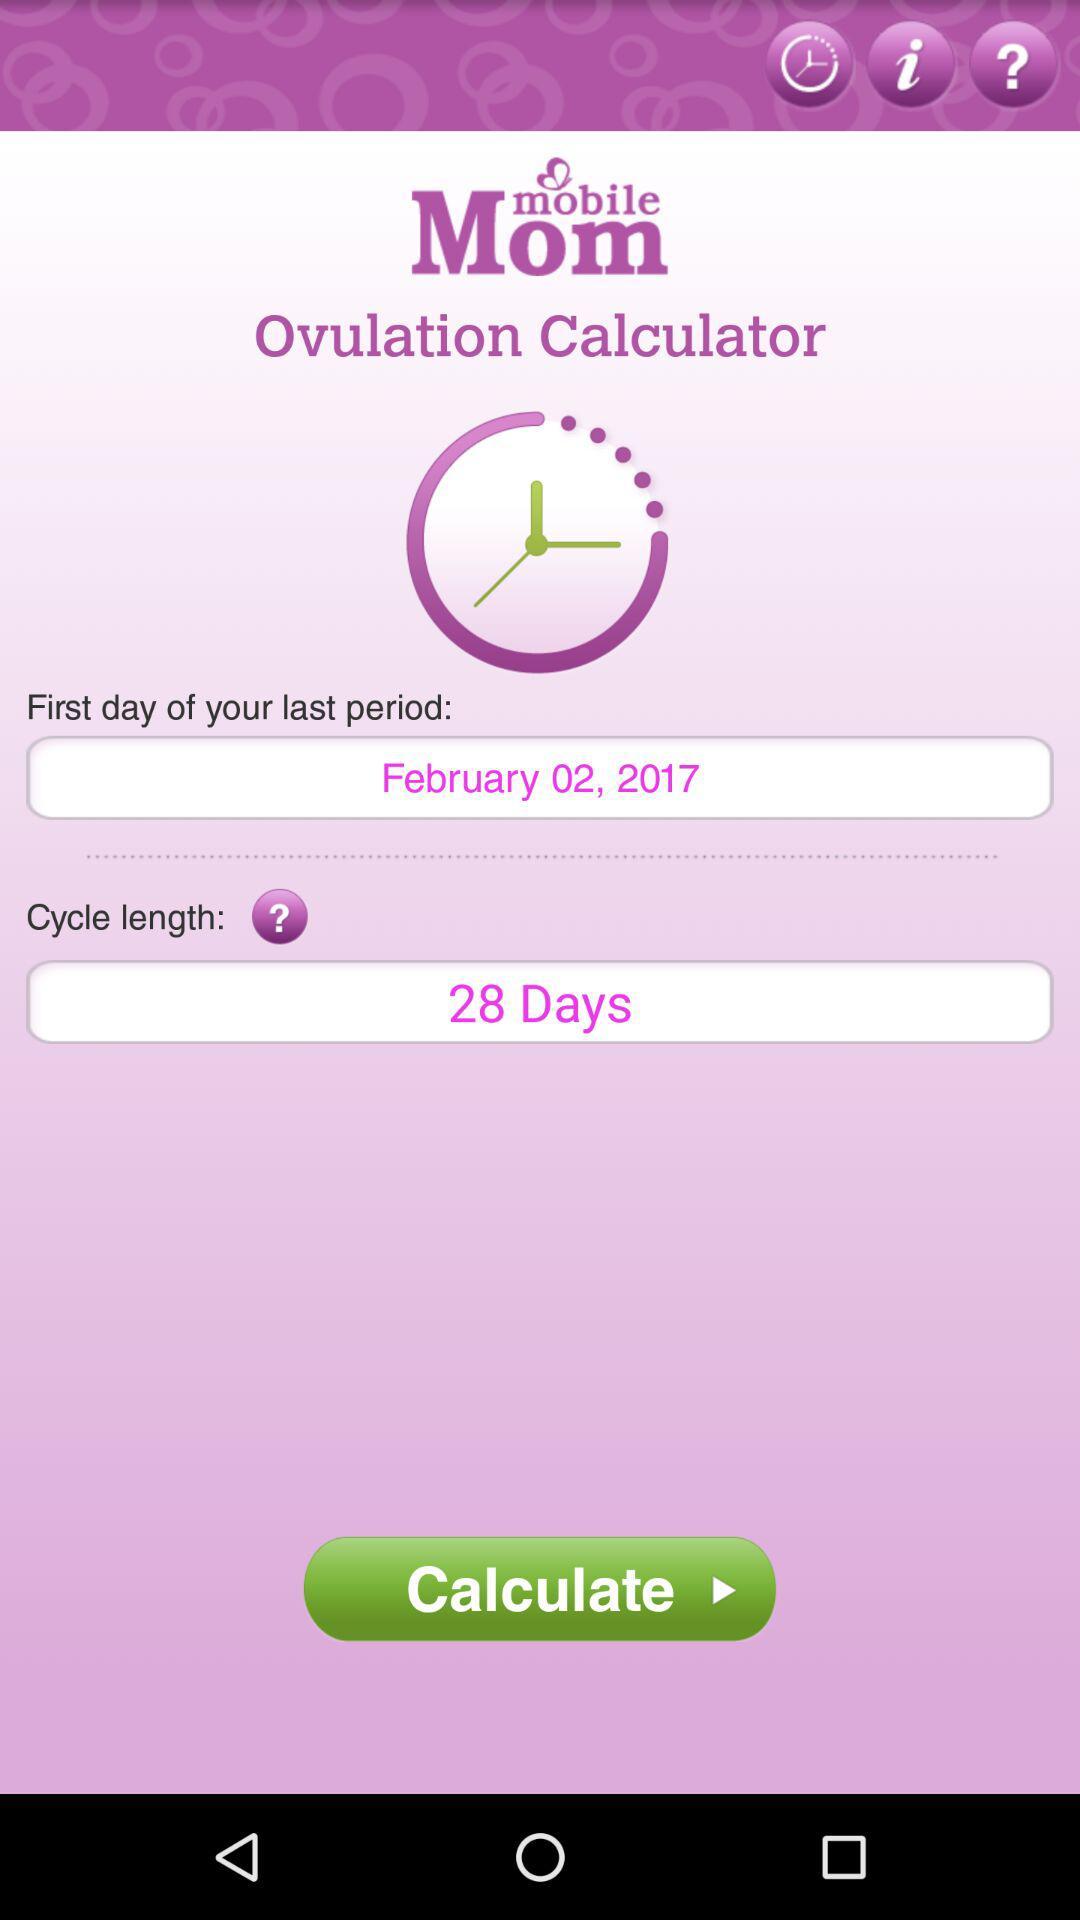  I want to click on app next to the cycle length: icon, so click(280, 916).